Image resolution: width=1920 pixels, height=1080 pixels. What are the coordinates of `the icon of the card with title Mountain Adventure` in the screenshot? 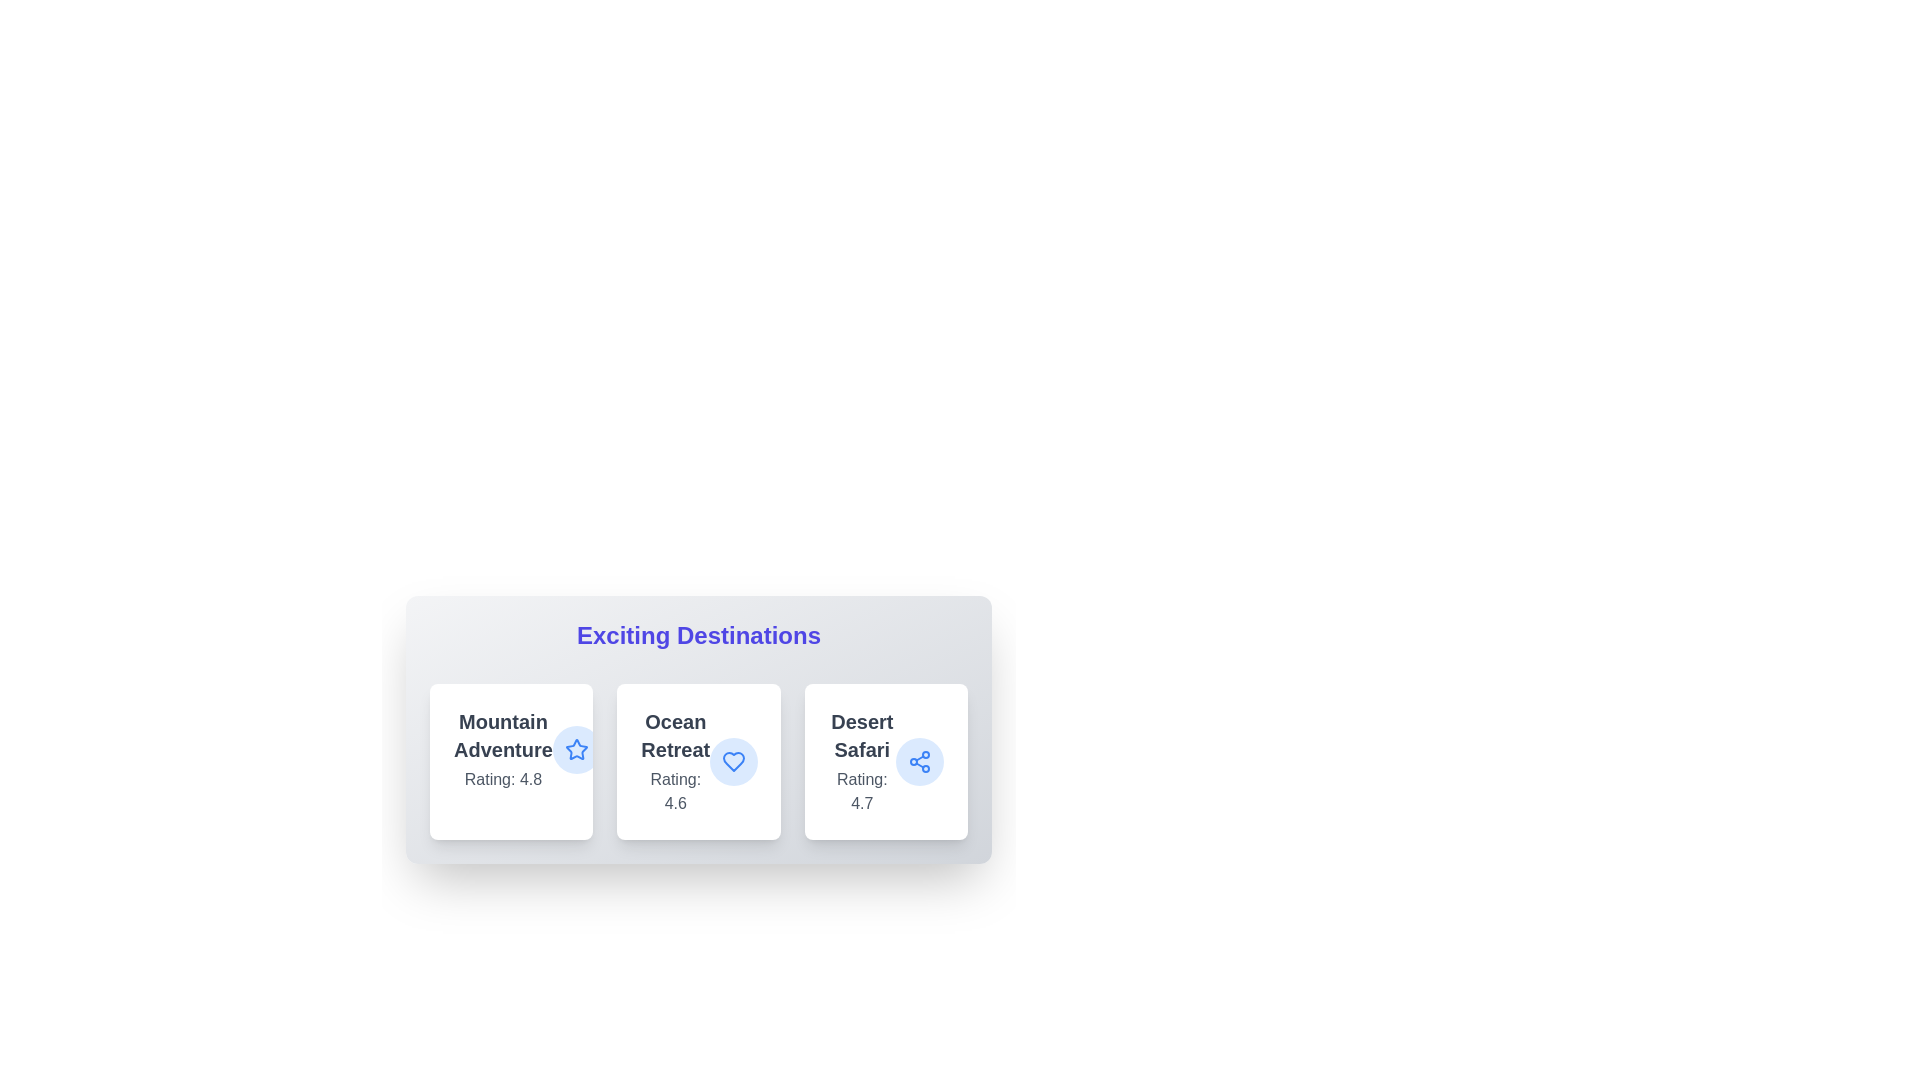 It's located at (575, 749).